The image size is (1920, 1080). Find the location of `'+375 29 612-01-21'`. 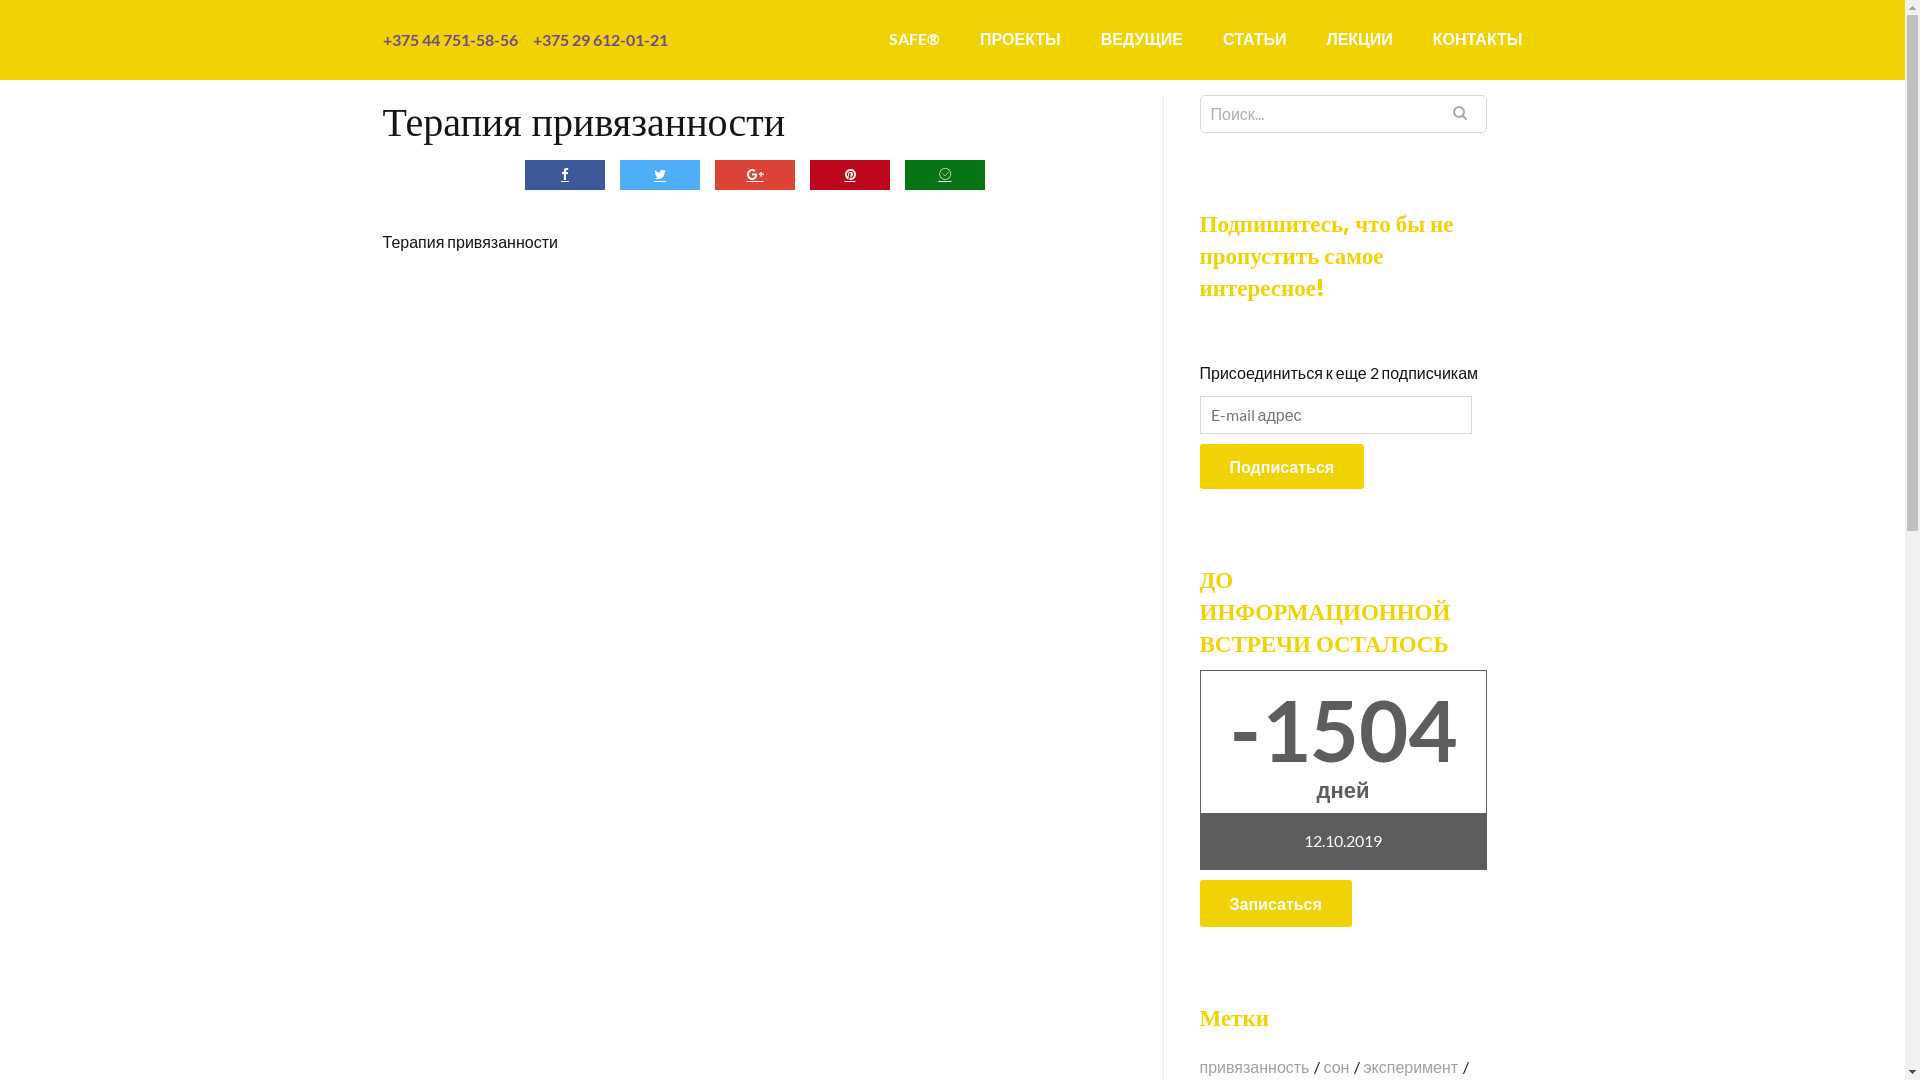

'+375 29 612-01-21' is located at coordinates (598, 39).